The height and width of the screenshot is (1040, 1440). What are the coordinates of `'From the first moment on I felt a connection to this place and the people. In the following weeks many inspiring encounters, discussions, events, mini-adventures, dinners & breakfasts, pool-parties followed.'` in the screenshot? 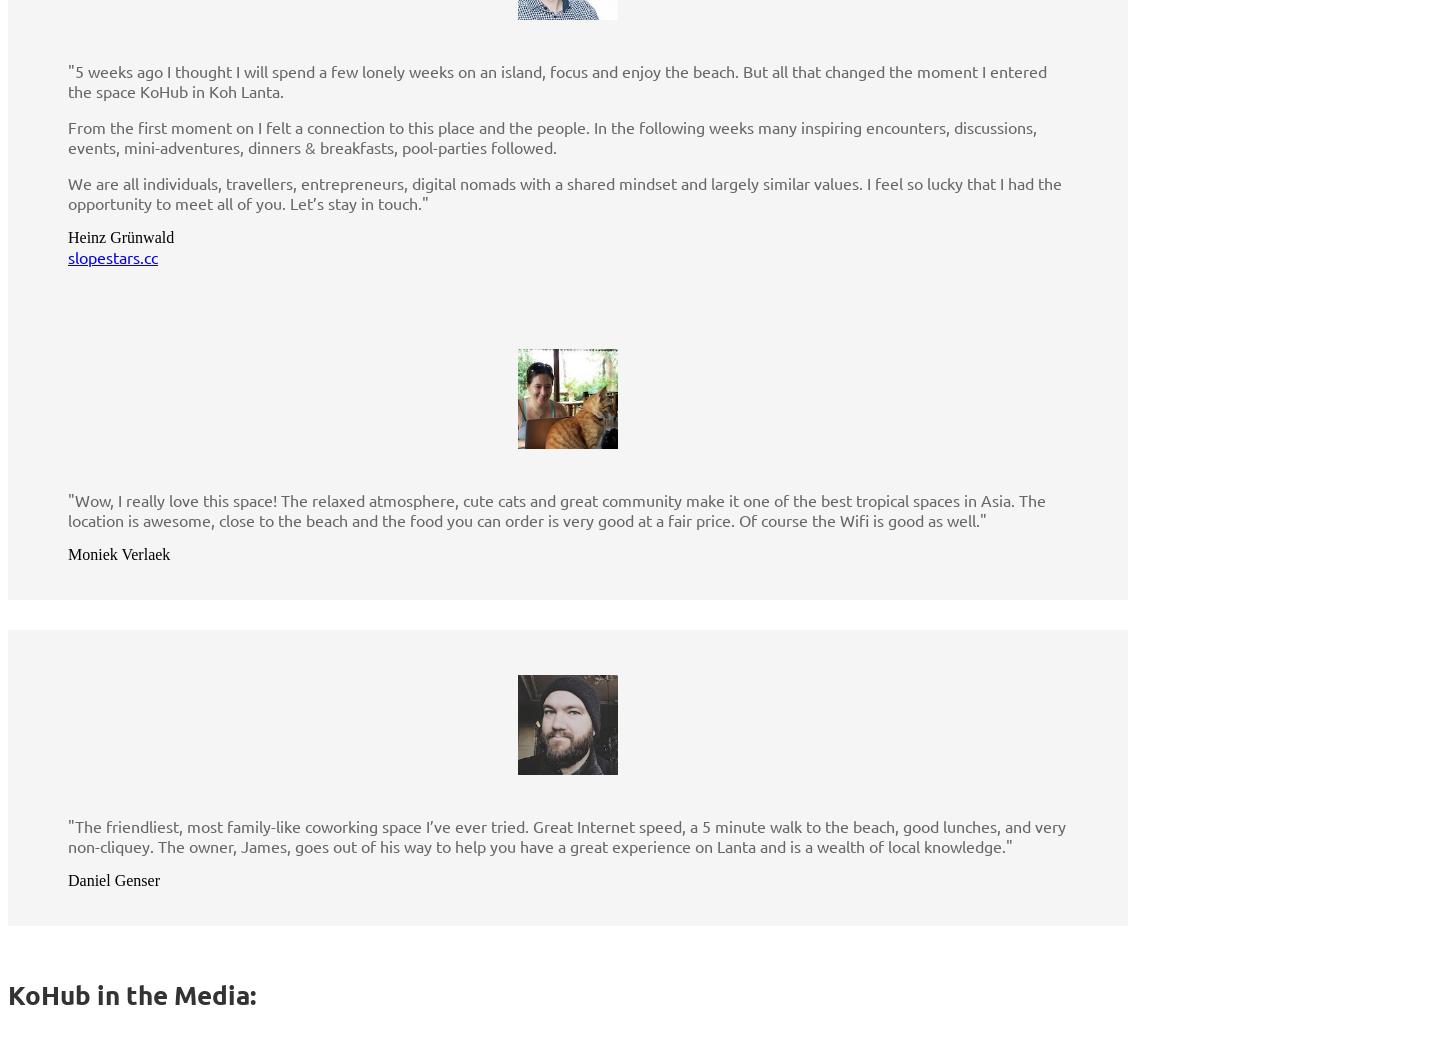 It's located at (552, 136).